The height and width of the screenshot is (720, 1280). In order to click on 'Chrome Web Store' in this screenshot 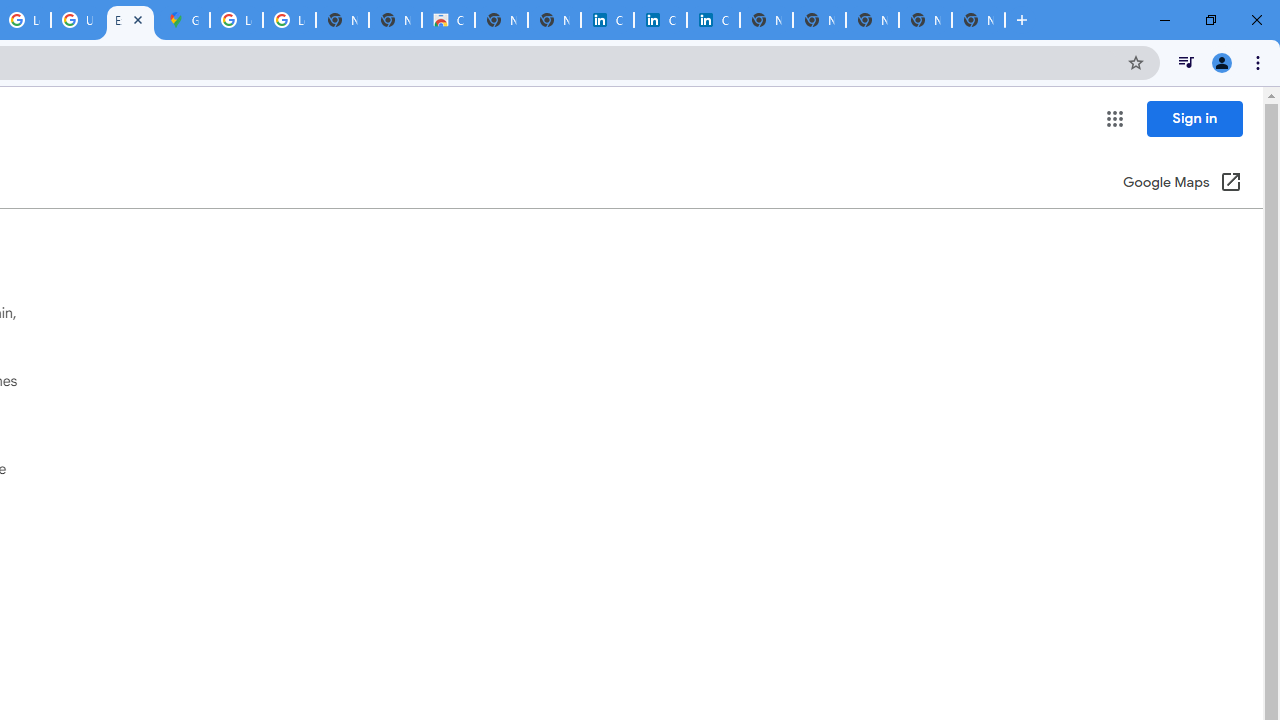, I will do `click(447, 20)`.